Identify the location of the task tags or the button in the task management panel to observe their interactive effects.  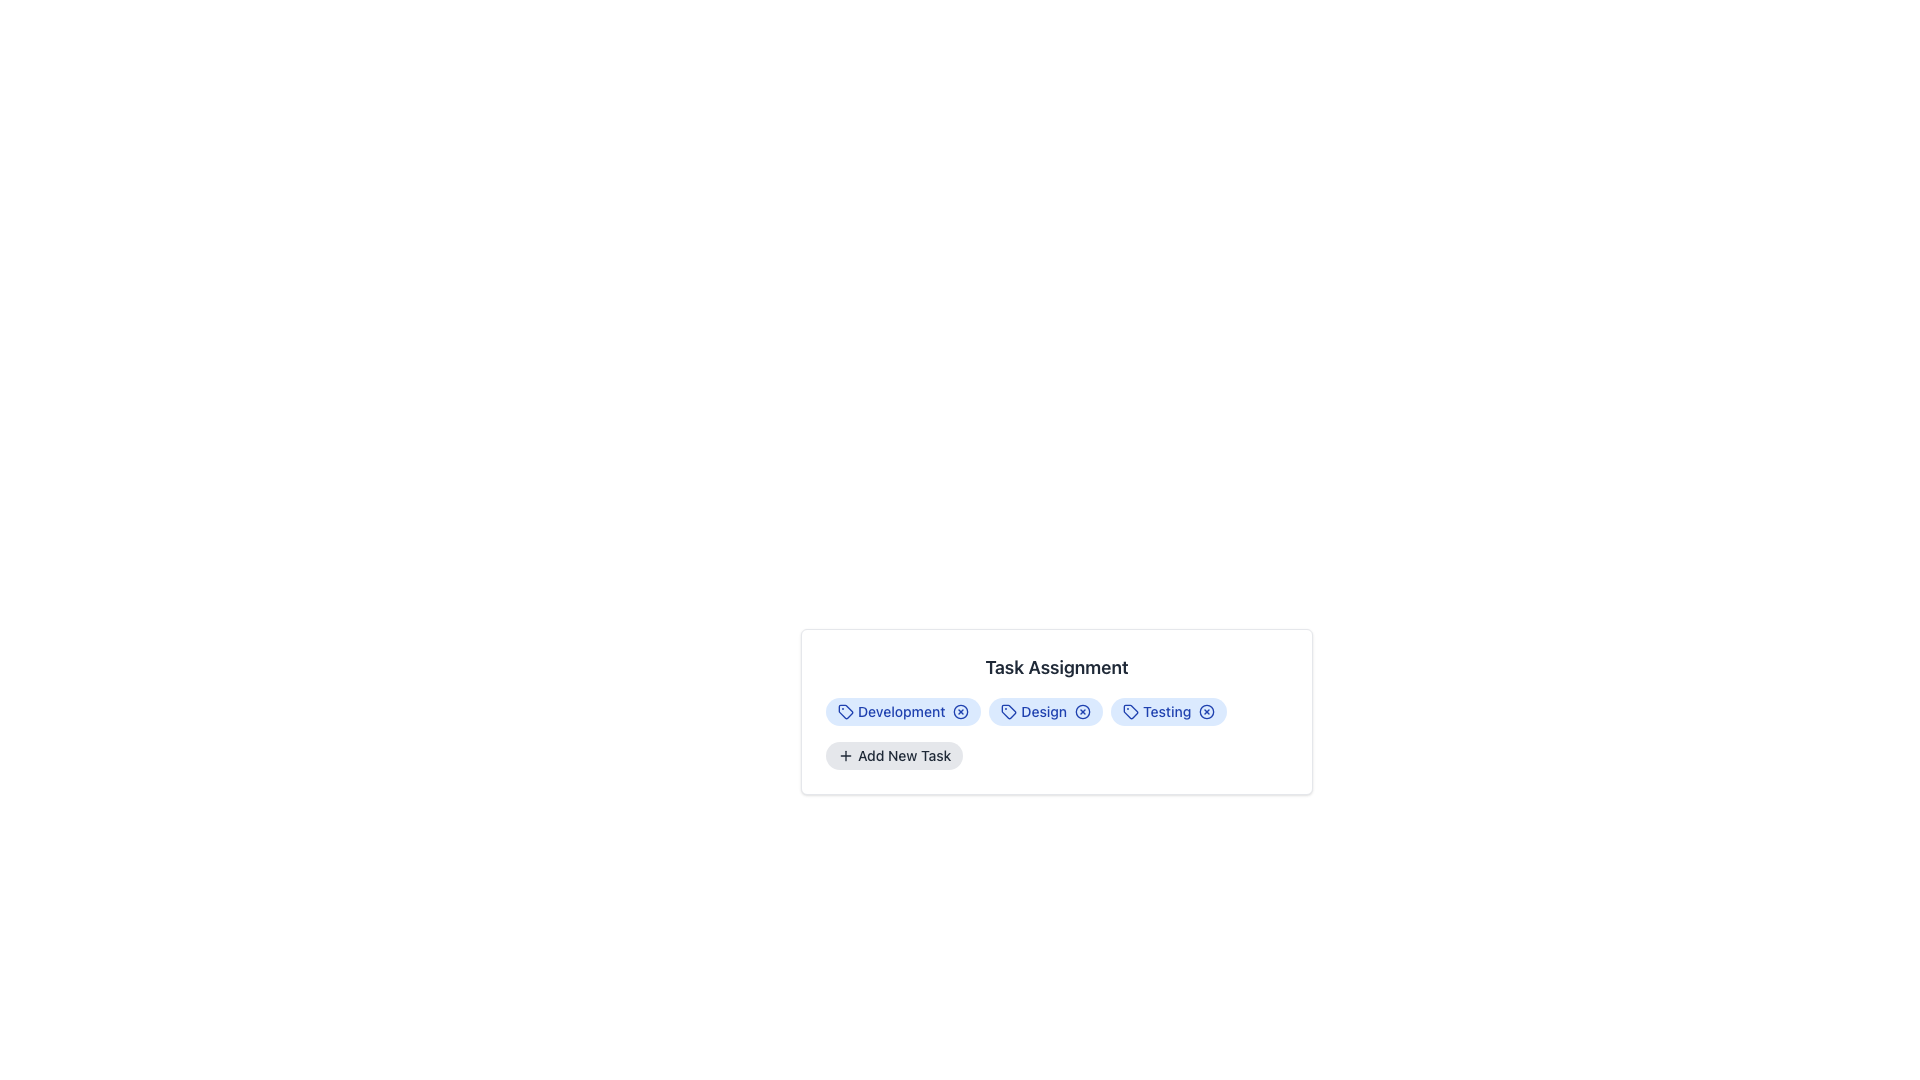
(1055, 711).